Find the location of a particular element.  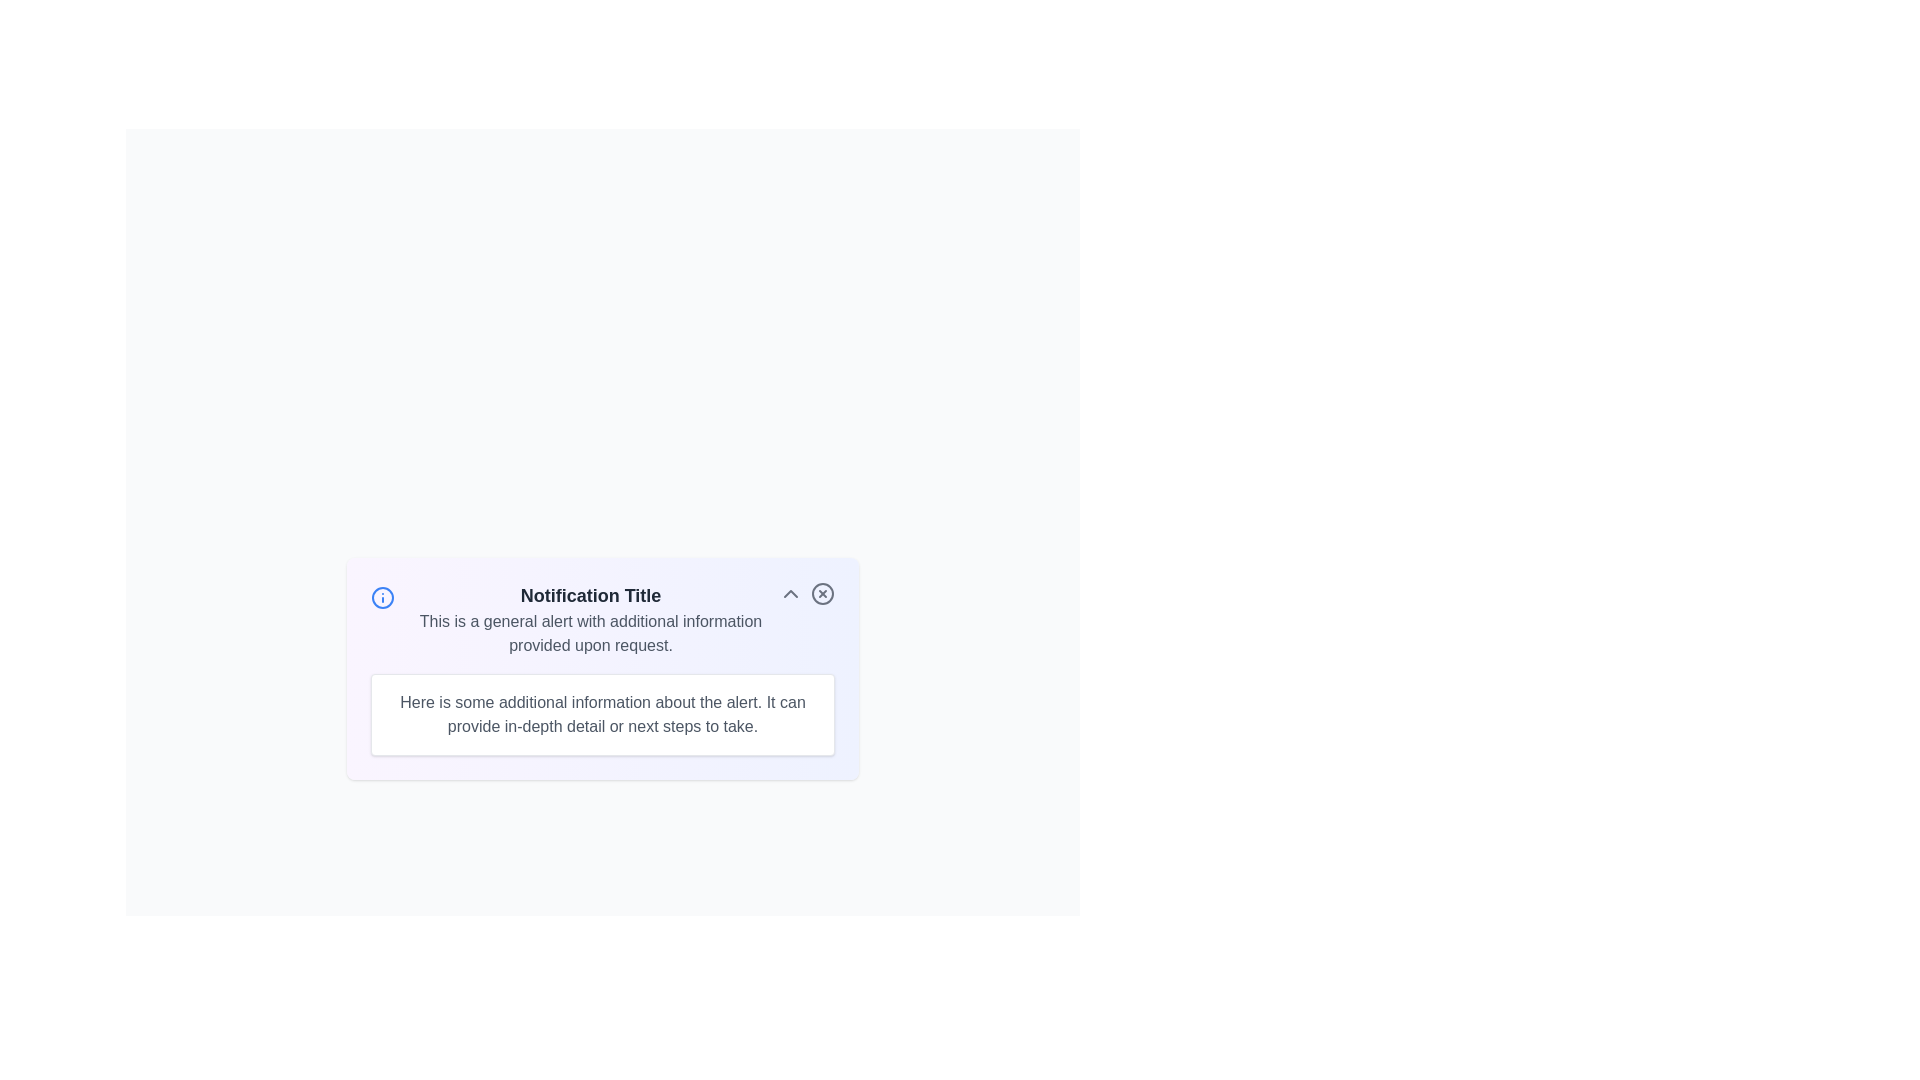

the close button to dismiss the alert is located at coordinates (822, 593).